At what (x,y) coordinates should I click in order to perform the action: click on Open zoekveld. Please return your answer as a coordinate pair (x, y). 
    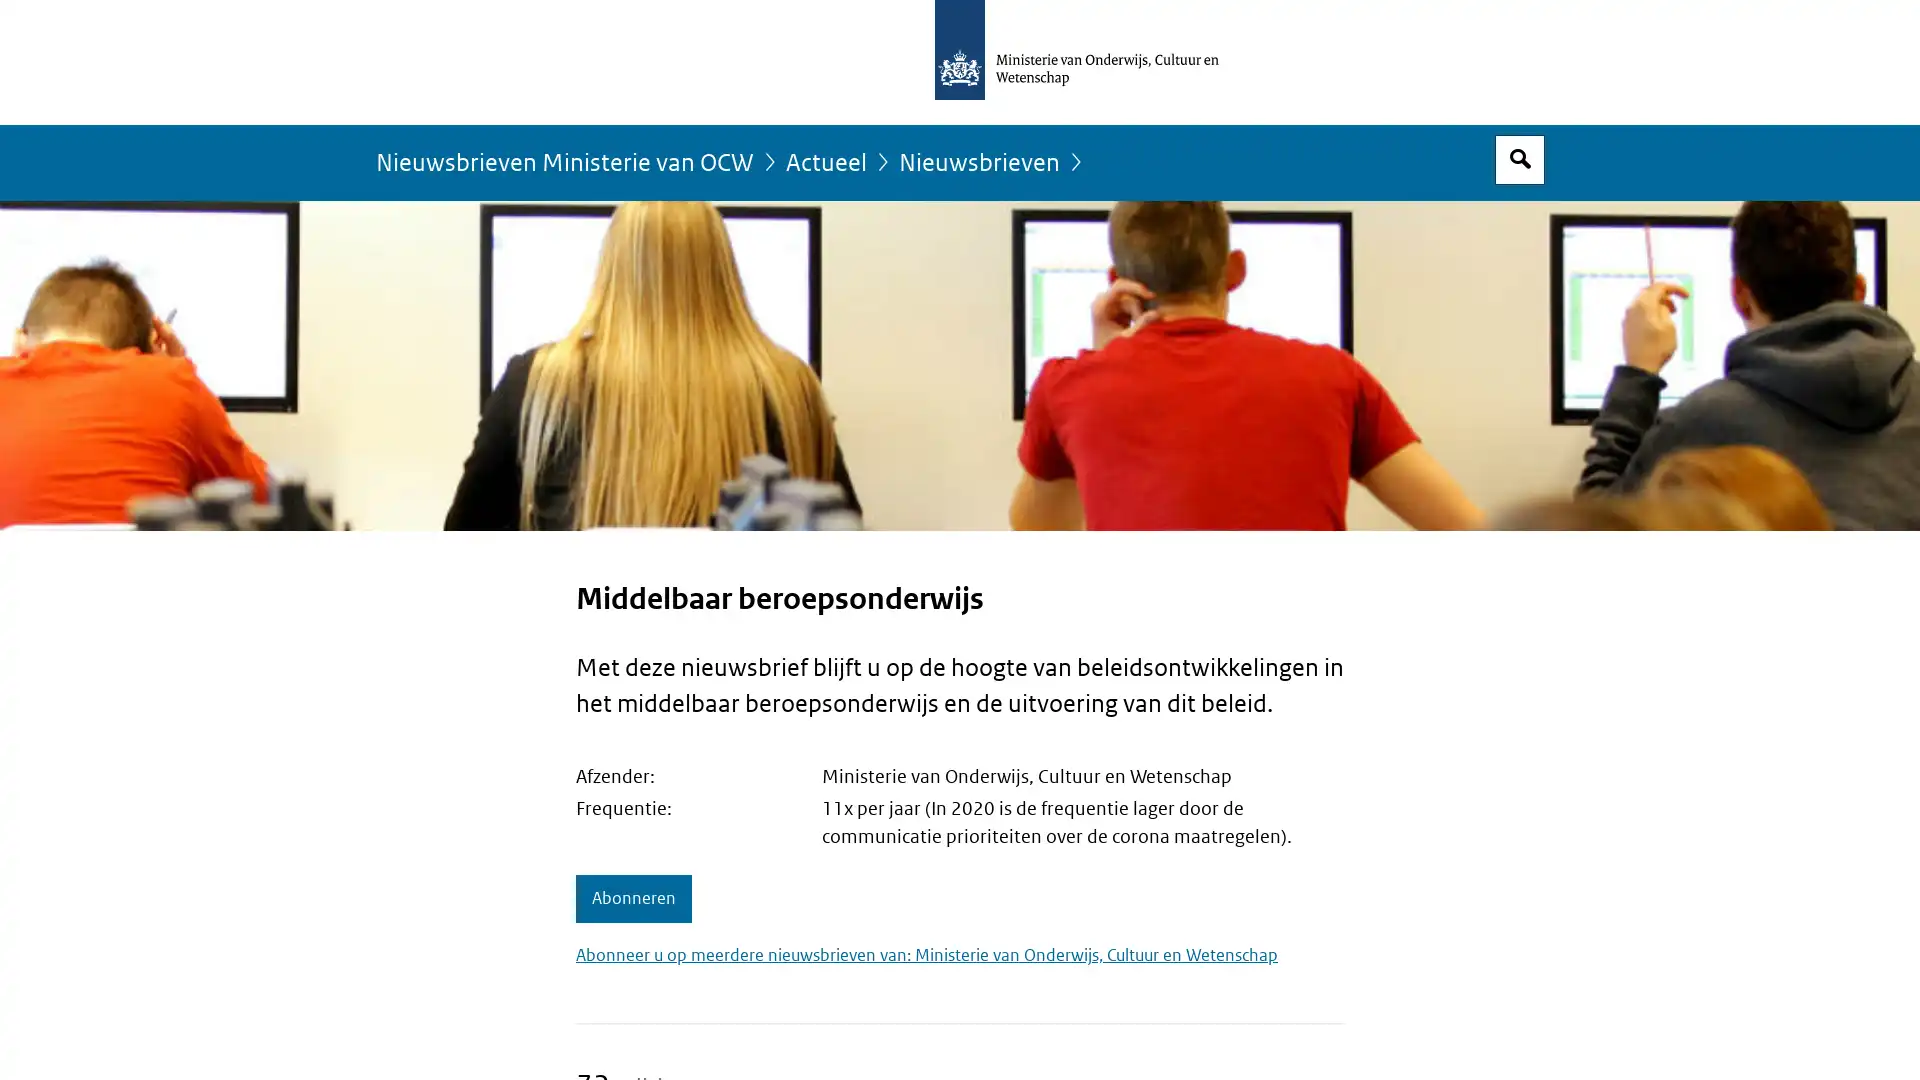
    Looking at the image, I should click on (1520, 158).